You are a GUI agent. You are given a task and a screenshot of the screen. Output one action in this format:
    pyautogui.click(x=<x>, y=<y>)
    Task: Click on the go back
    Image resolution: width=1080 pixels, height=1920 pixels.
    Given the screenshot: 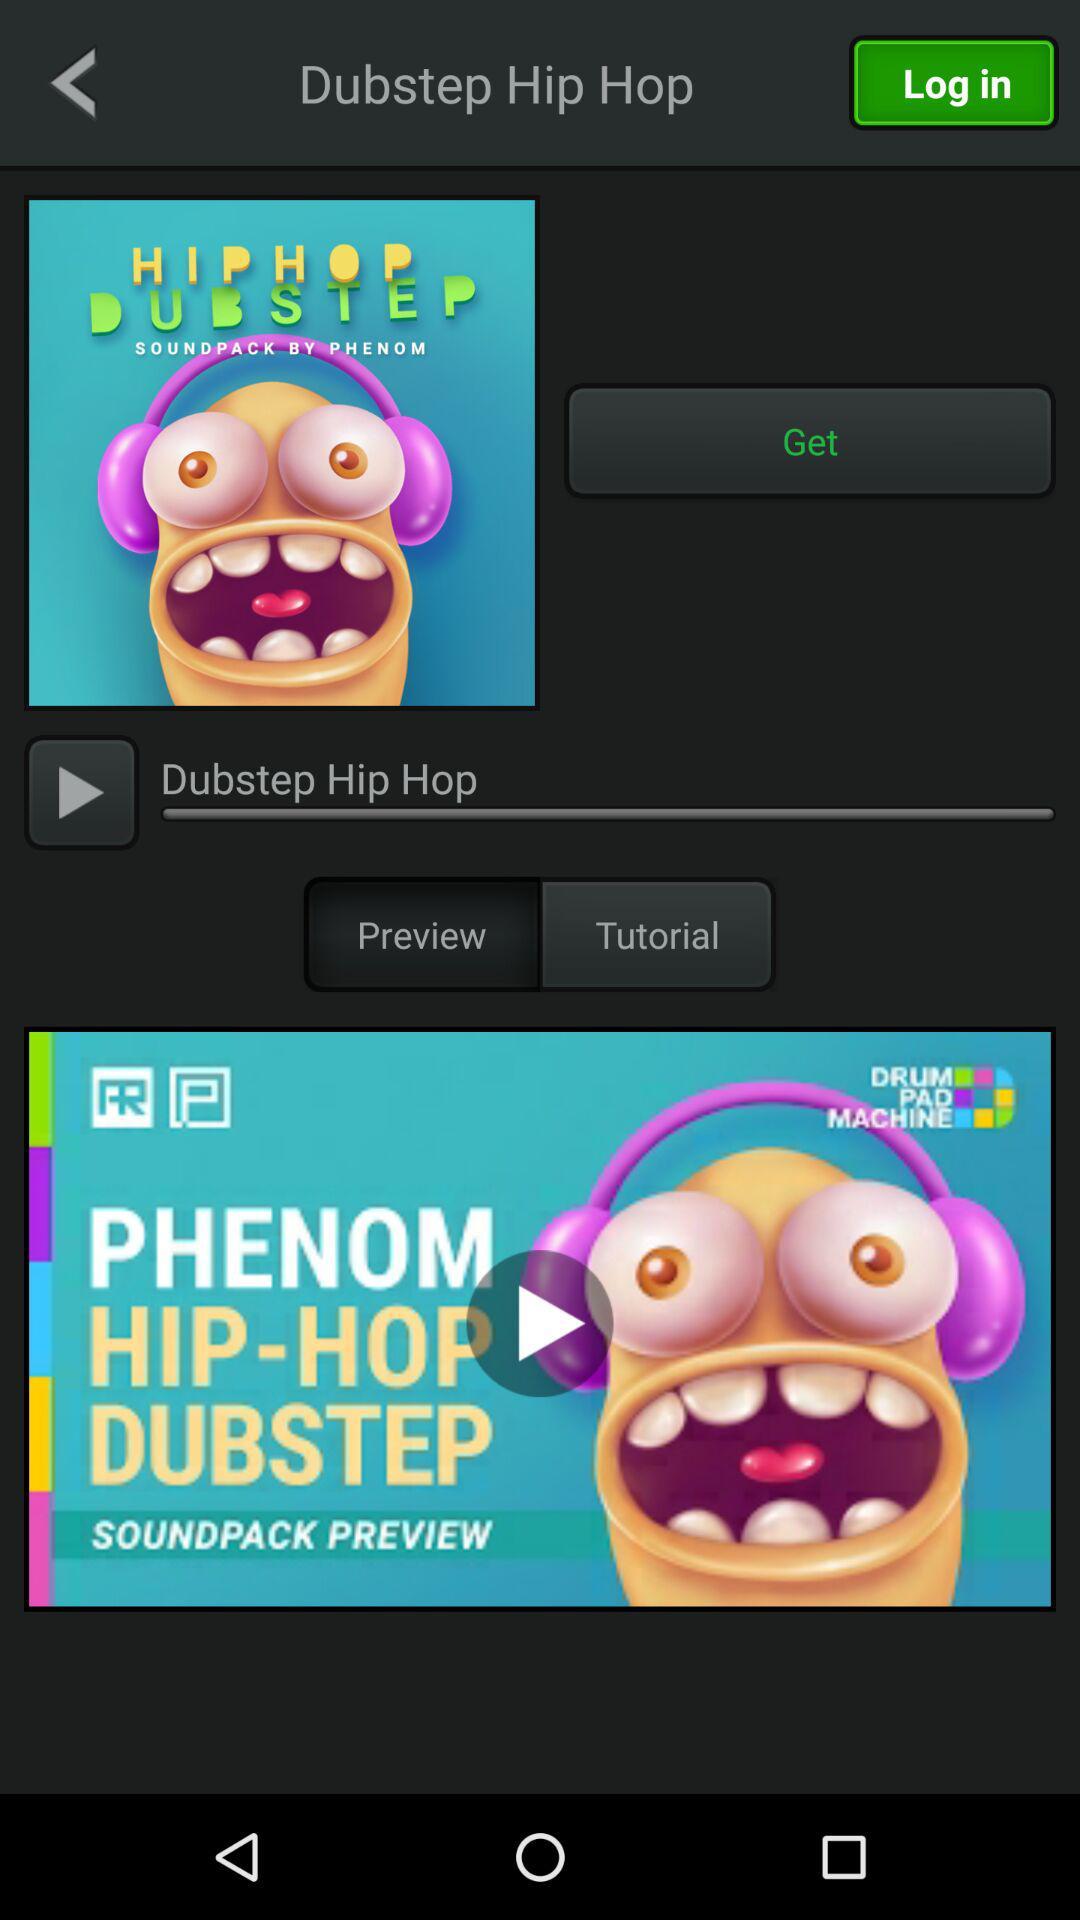 What is the action you would take?
    pyautogui.click(x=71, y=81)
    